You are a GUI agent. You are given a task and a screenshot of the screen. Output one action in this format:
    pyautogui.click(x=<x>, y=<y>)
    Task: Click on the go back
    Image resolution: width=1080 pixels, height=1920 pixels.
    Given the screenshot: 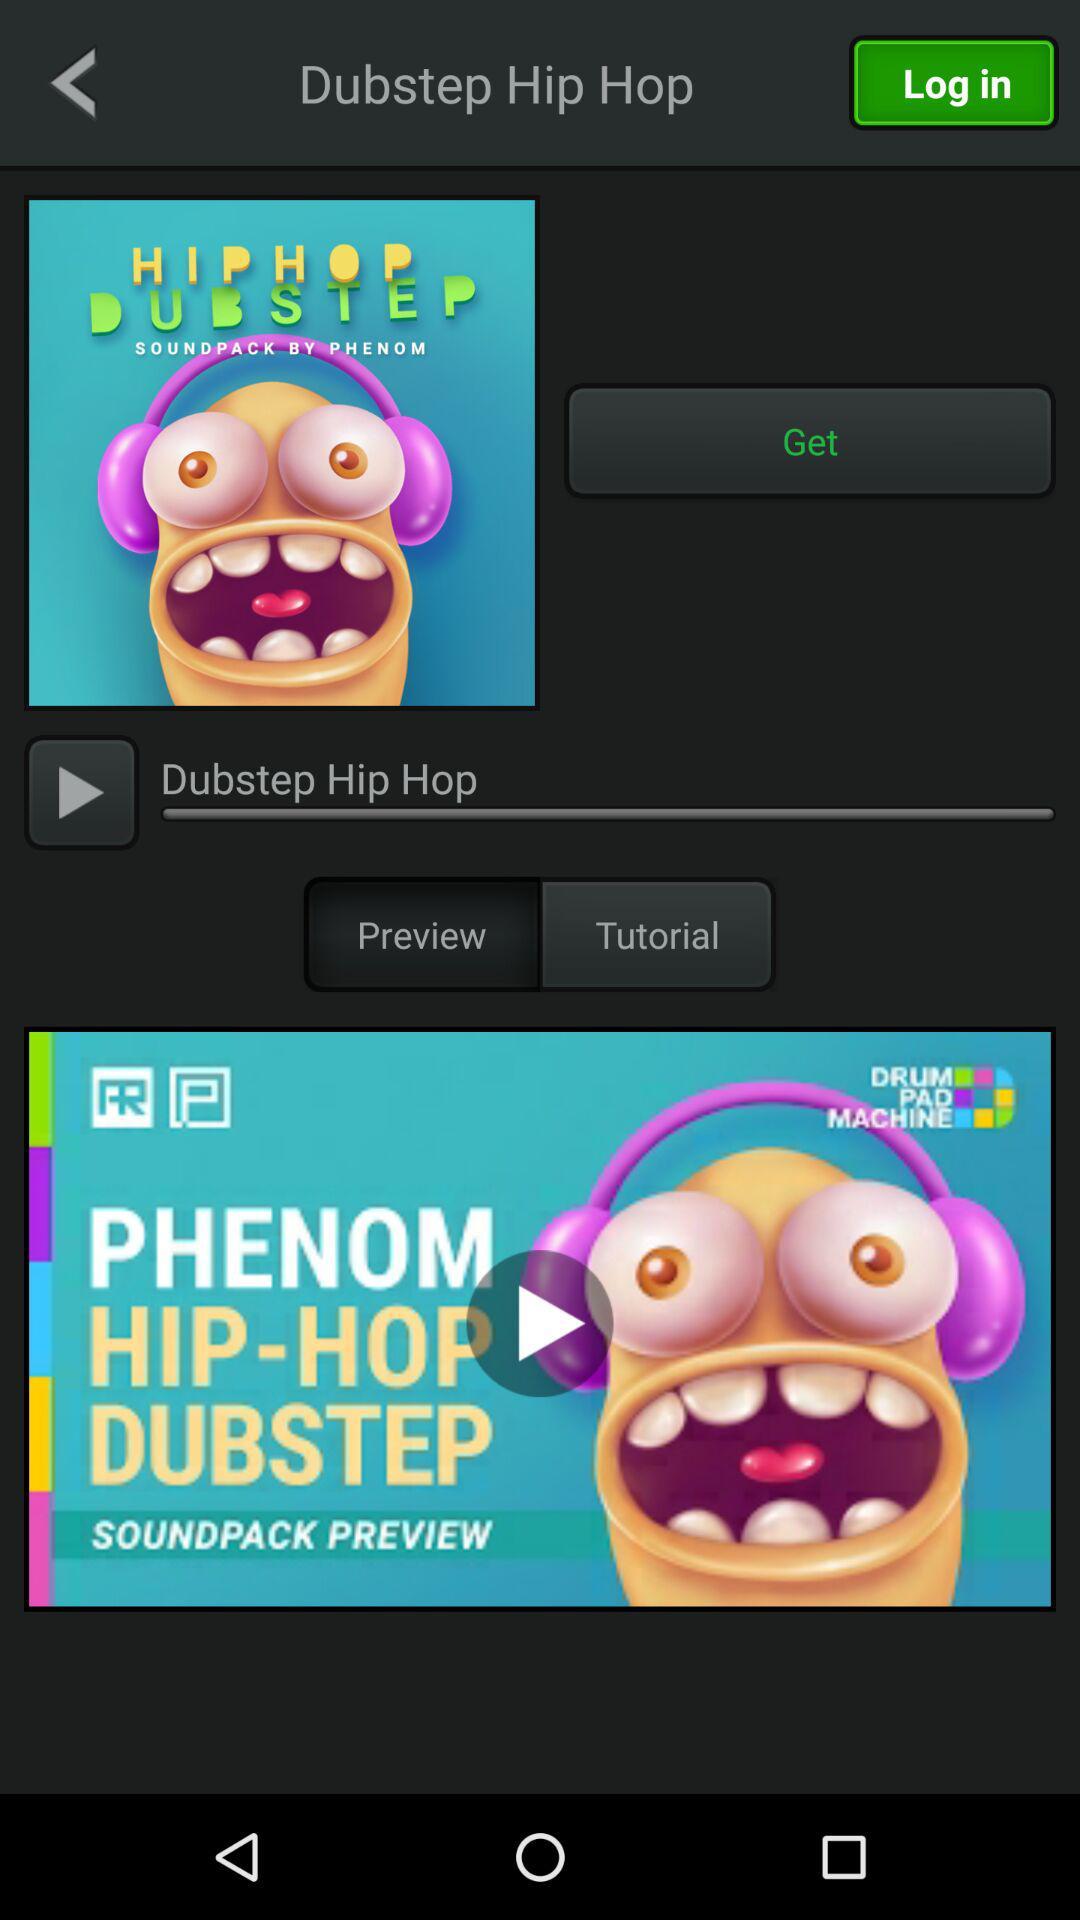 What is the action you would take?
    pyautogui.click(x=71, y=81)
    